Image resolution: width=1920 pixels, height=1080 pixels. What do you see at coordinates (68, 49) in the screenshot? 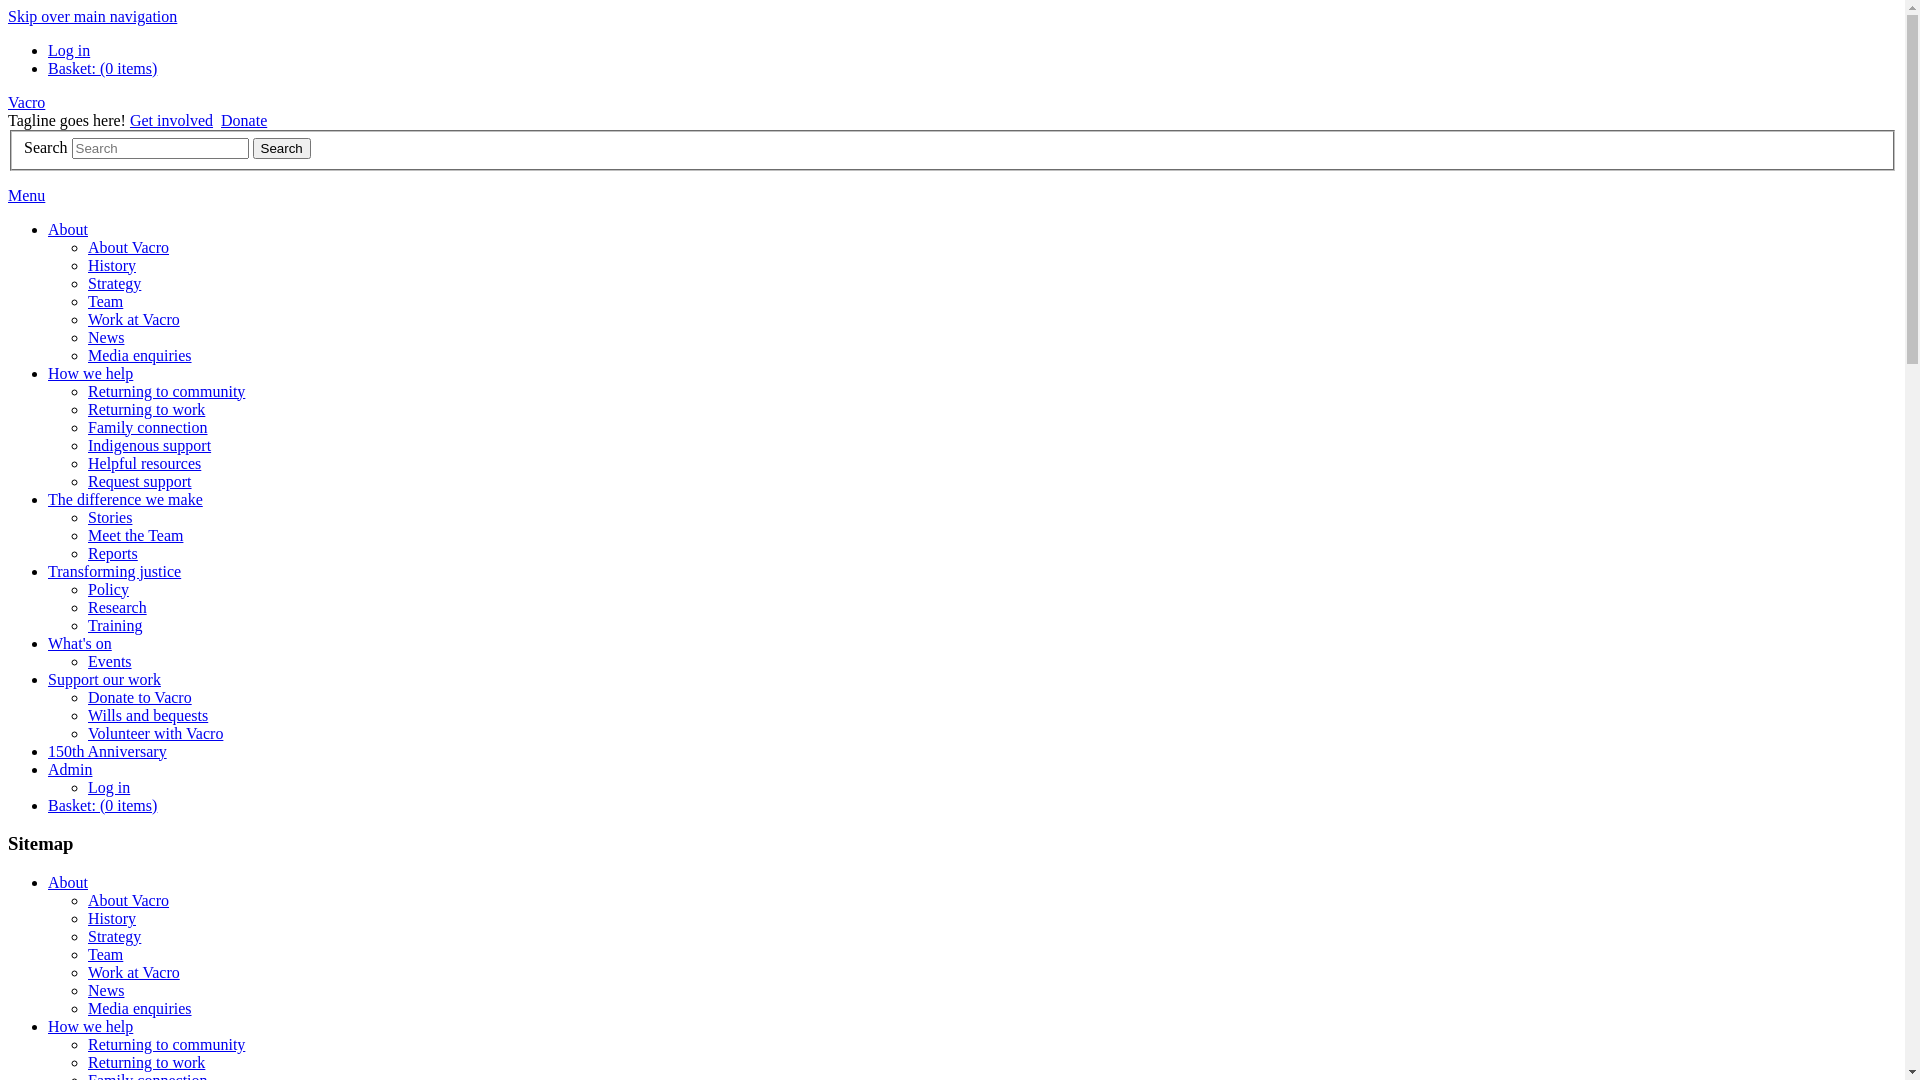
I see `'Log in'` at bounding box center [68, 49].